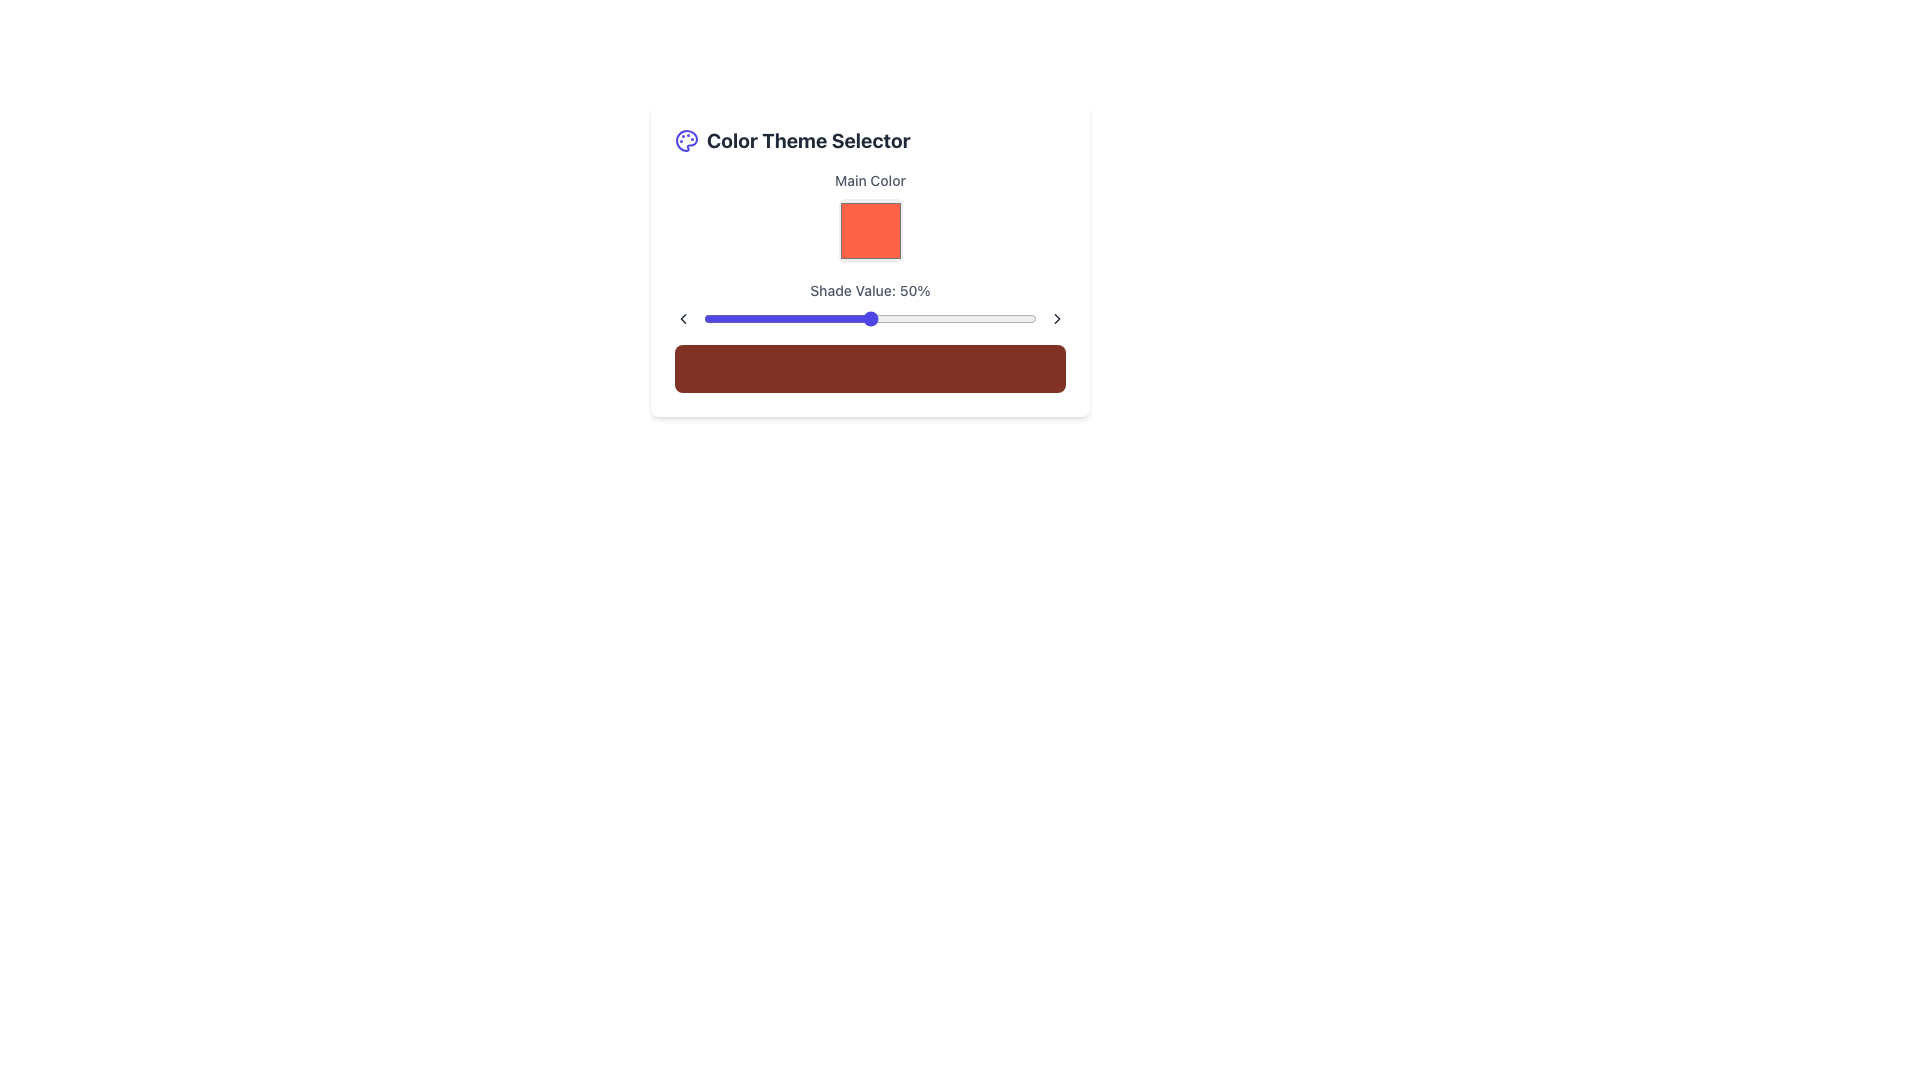 The height and width of the screenshot is (1080, 1920). What do you see at coordinates (873, 318) in the screenshot?
I see `the shade value` at bounding box center [873, 318].